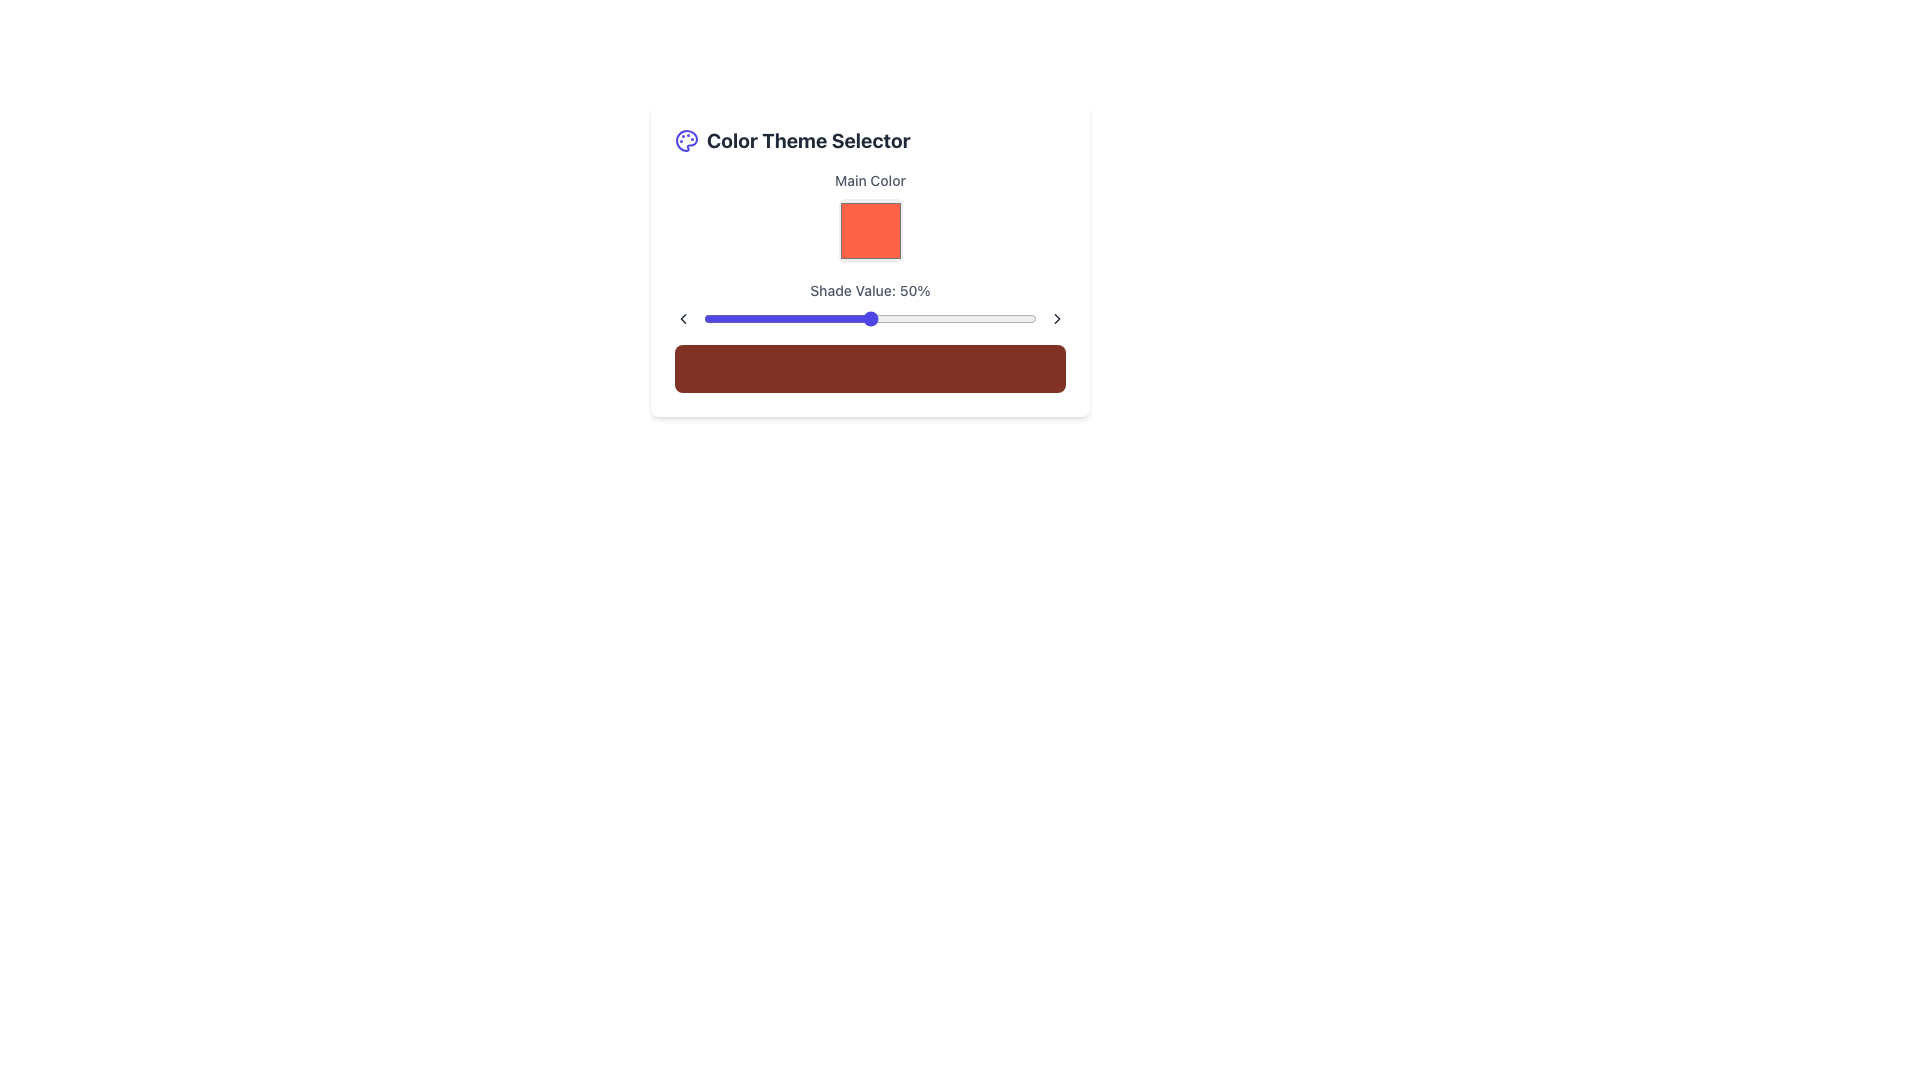 The height and width of the screenshot is (1080, 1920). What do you see at coordinates (873, 318) in the screenshot?
I see `the shade value` at bounding box center [873, 318].